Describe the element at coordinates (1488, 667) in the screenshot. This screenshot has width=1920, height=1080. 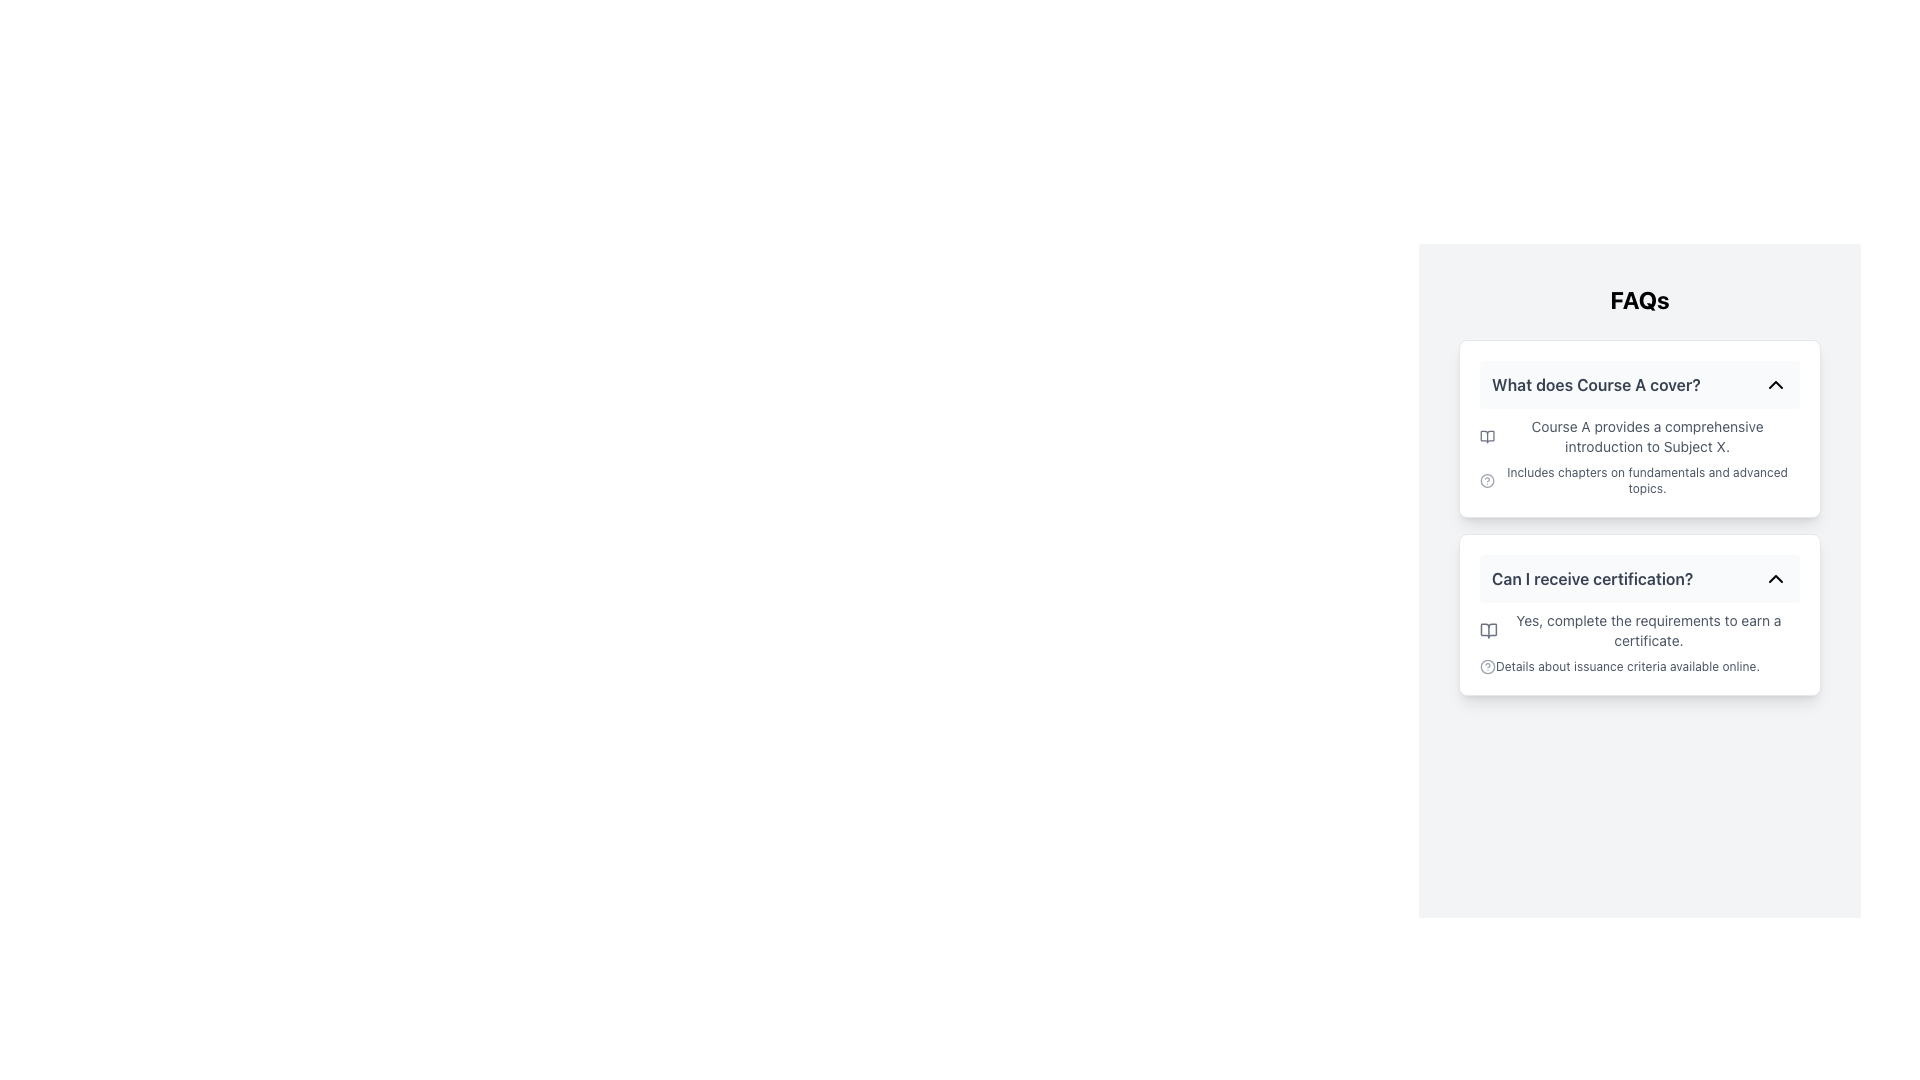
I see `the information icon located to the left of the text 'Details about issuance criteria available online' in the 'Can I receive certification?' FAQ entry for detailed information` at that location.